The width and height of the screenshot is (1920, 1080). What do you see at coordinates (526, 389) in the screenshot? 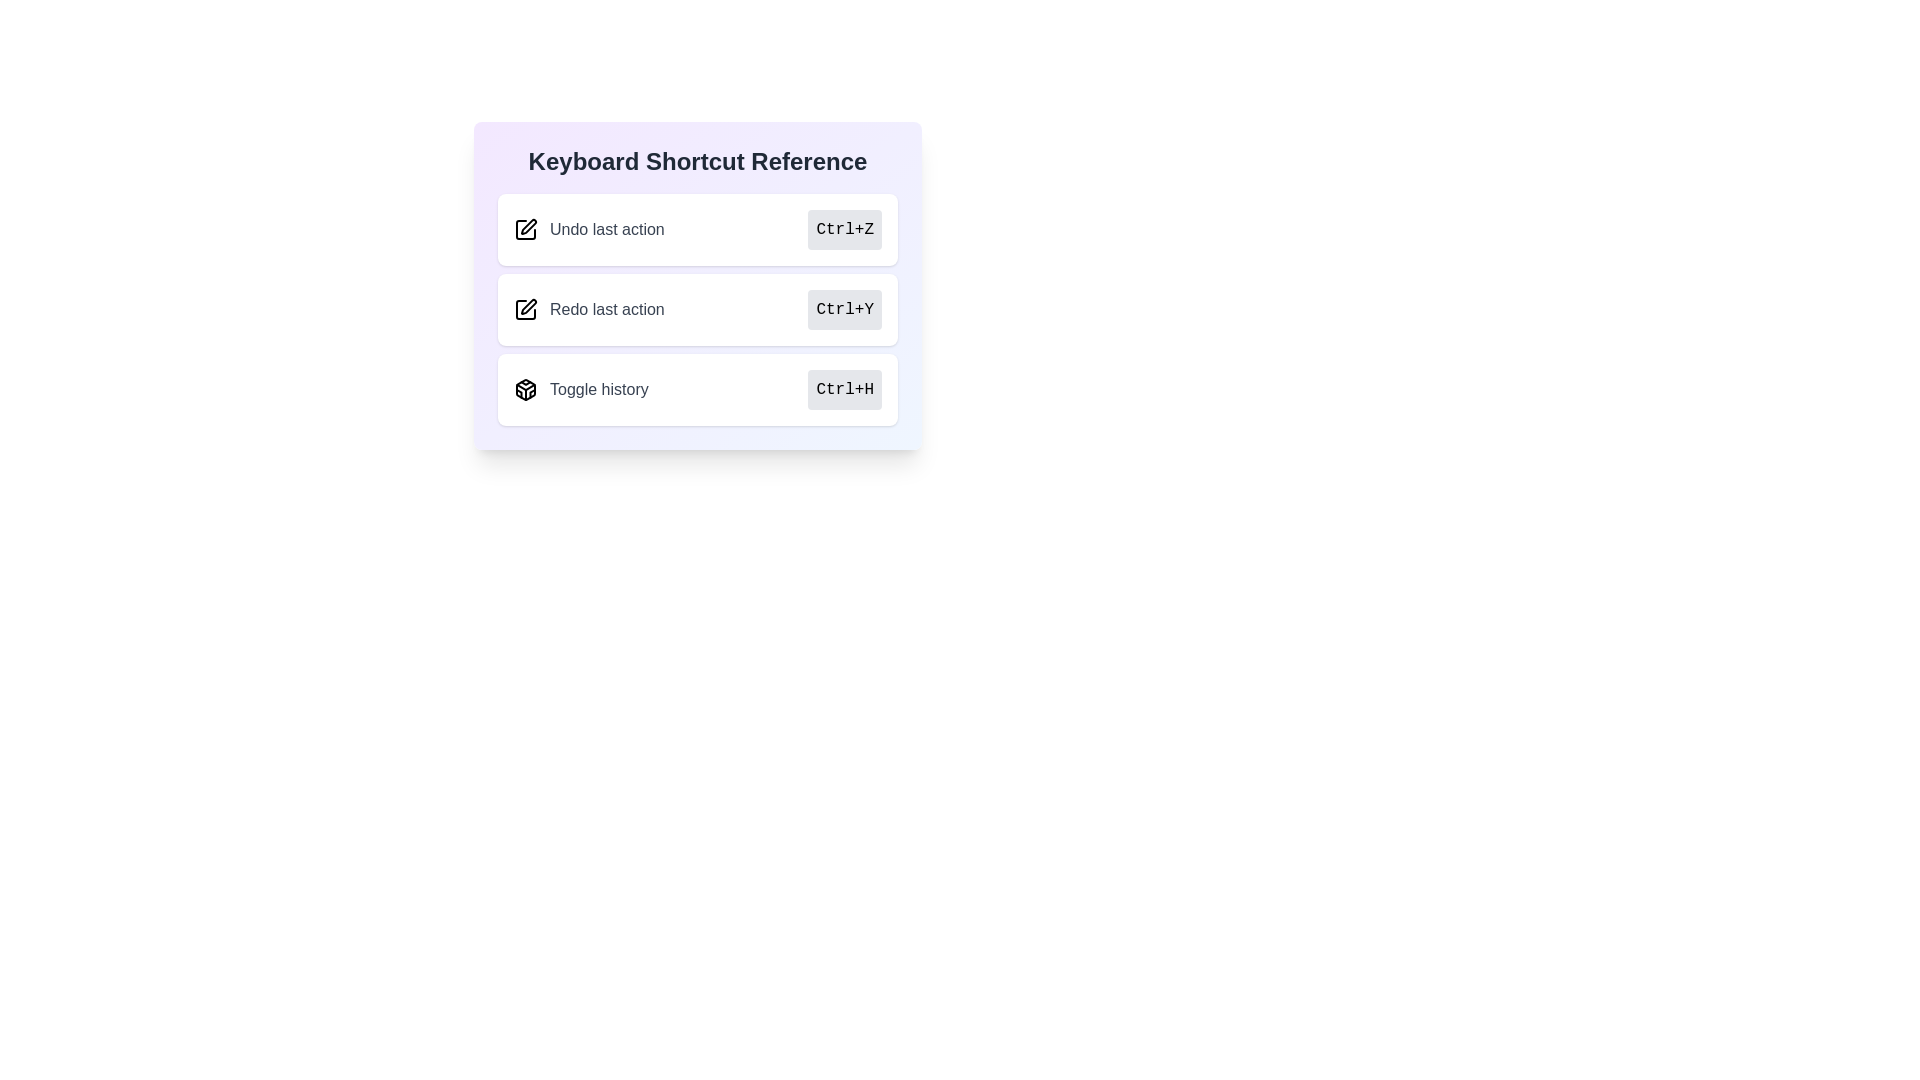
I see `the Cube Icon located to the left of the 'Toggle history' text in the third row of the 'Keyboard Shortcut Reference' card to visually associate it with its corresponding text` at bounding box center [526, 389].